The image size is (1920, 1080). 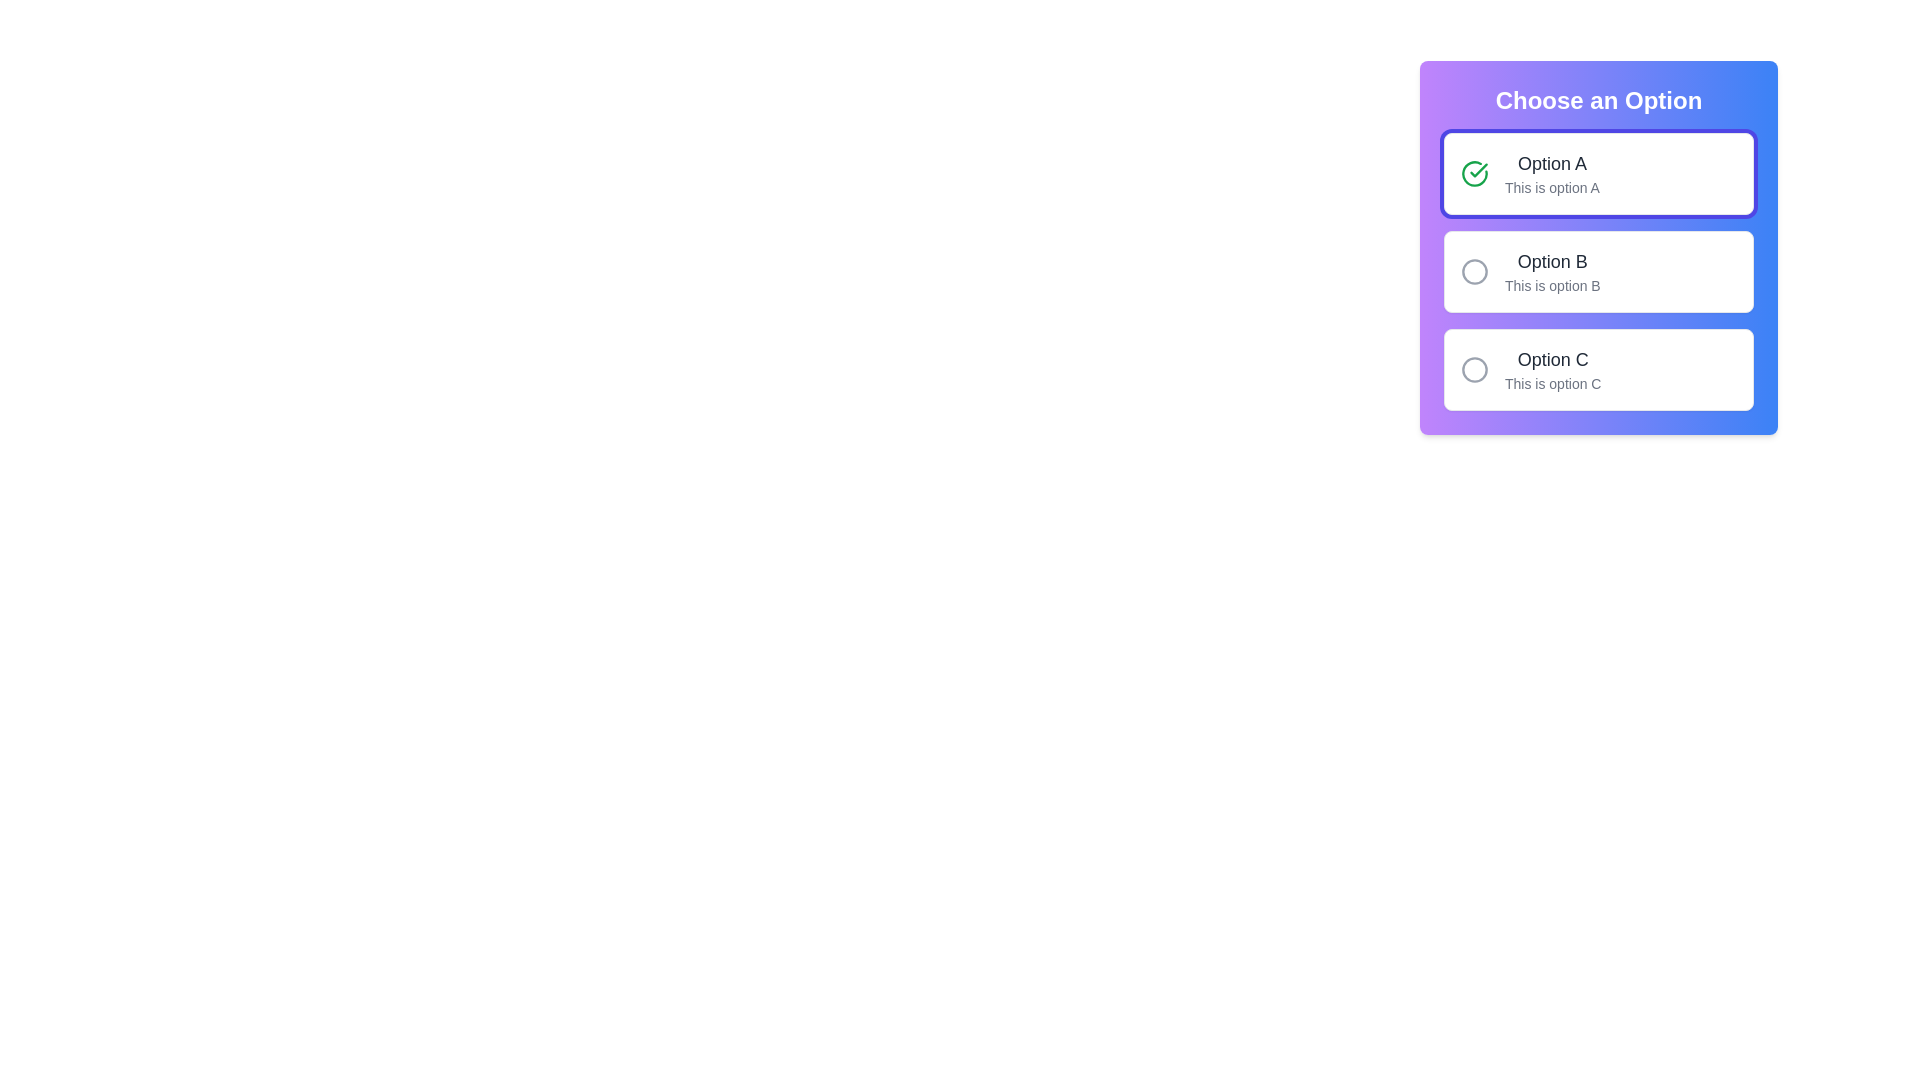 What do you see at coordinates (1479, 169) in the screenshot?
I see `the checkmark icon within the larger circle icon, which indicates the status of 'Option A' in the vertical list of options` at bounding box center [1479, 169].